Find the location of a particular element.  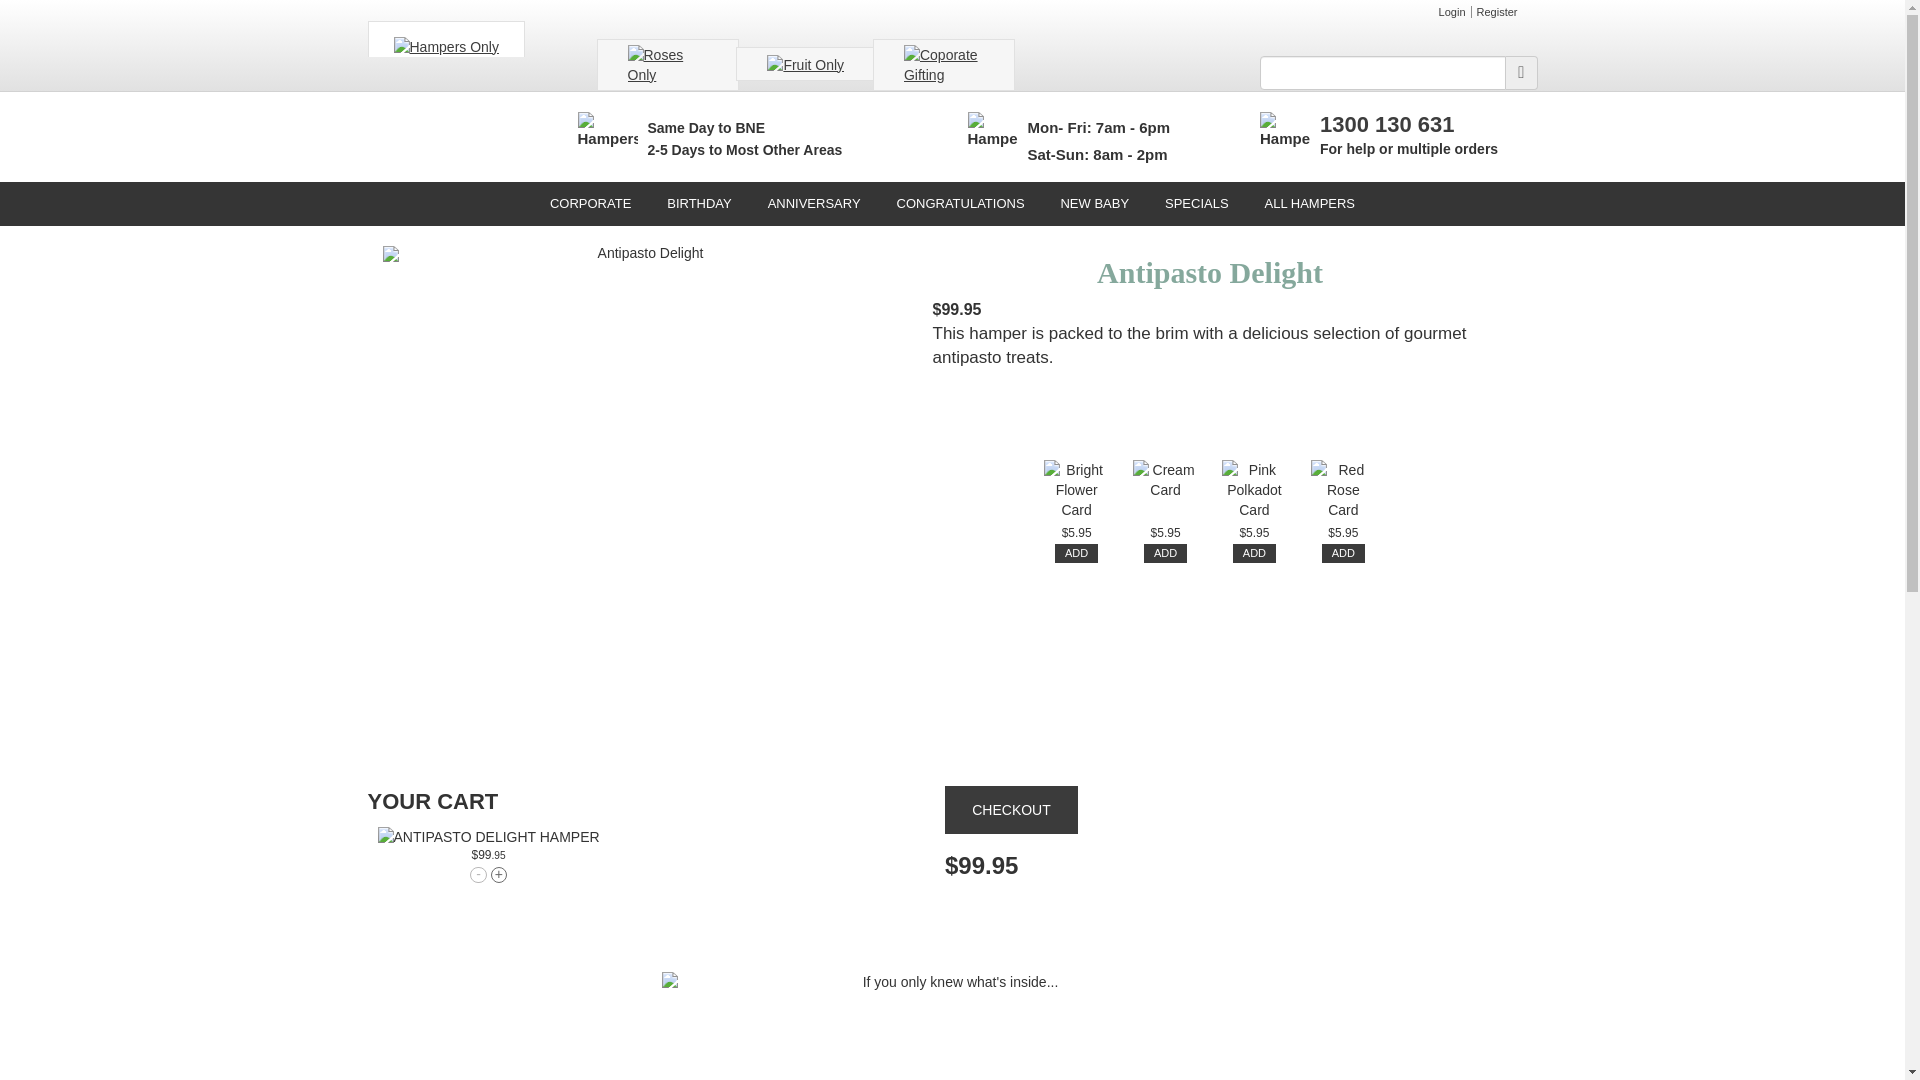

'-' is located at coordinates (477, 874).